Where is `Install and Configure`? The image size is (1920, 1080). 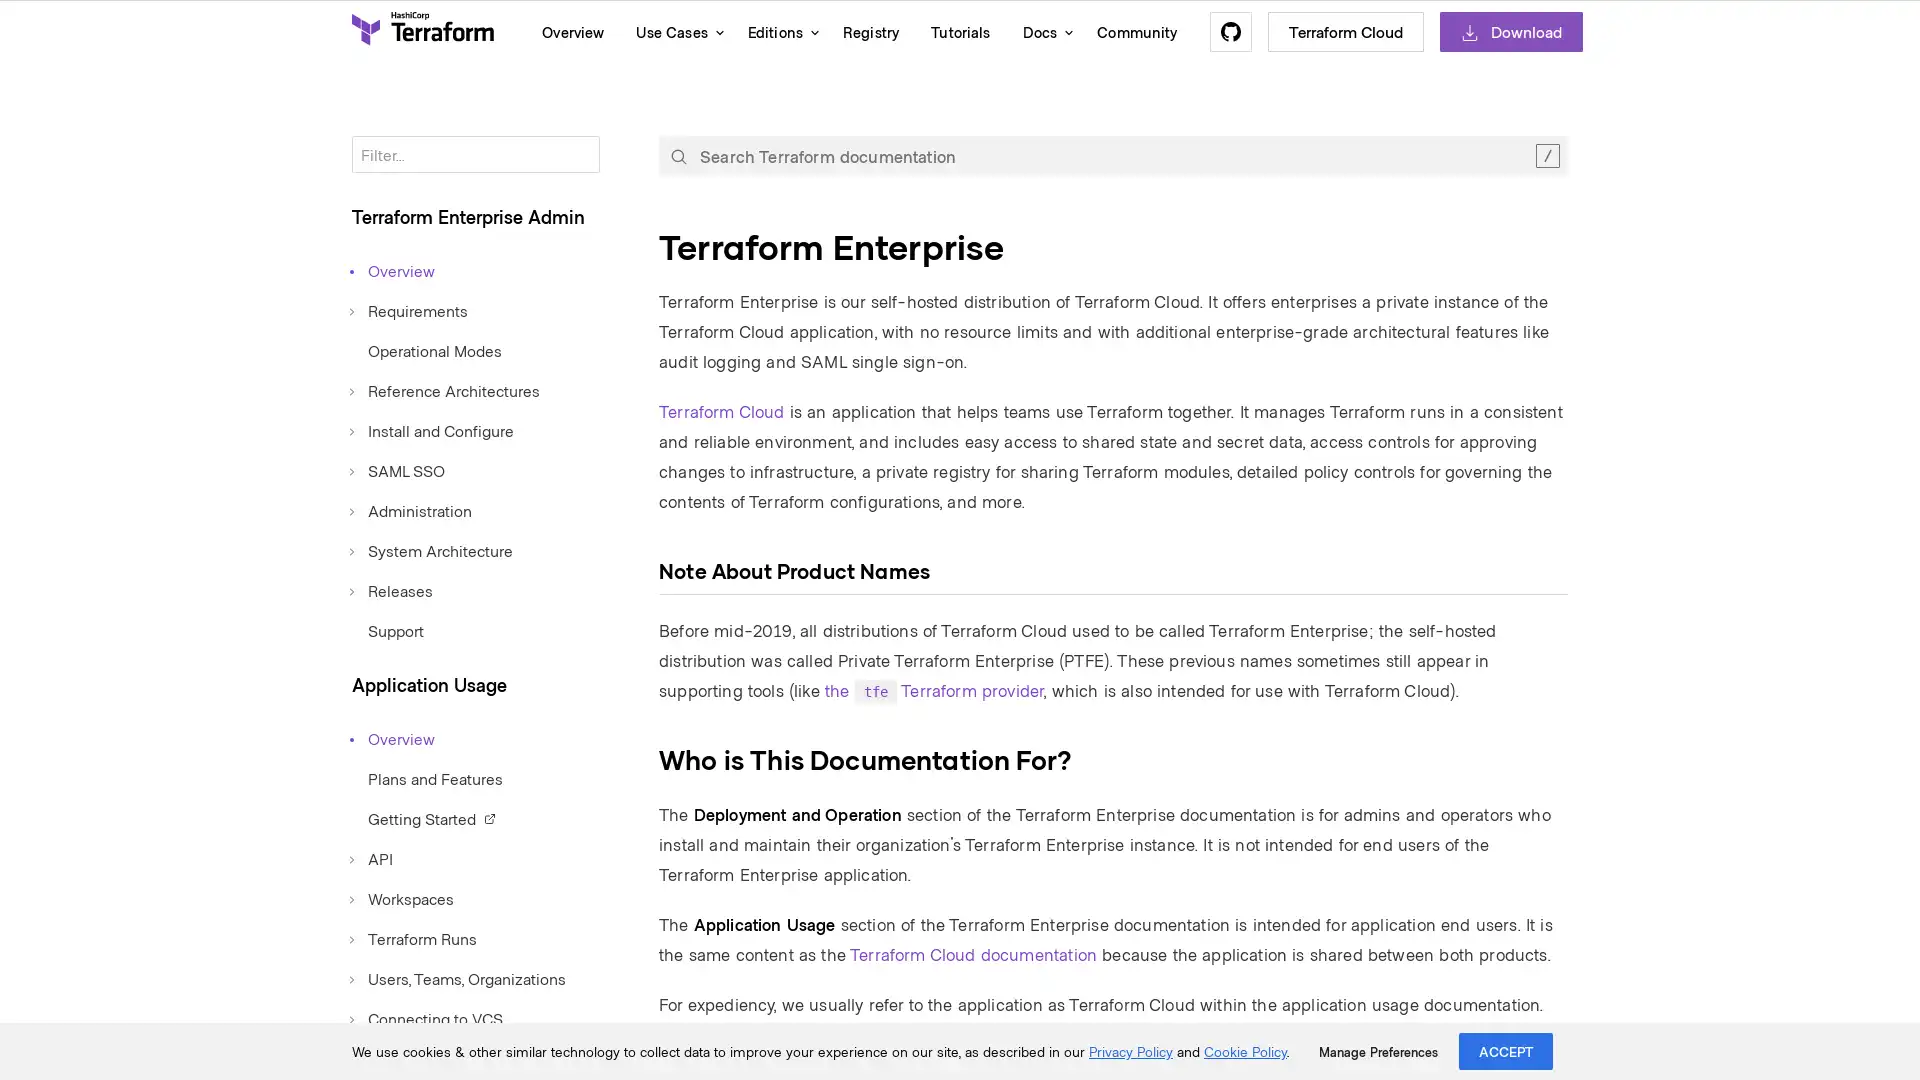
Install and Configure is located at coordinates (431, 428).